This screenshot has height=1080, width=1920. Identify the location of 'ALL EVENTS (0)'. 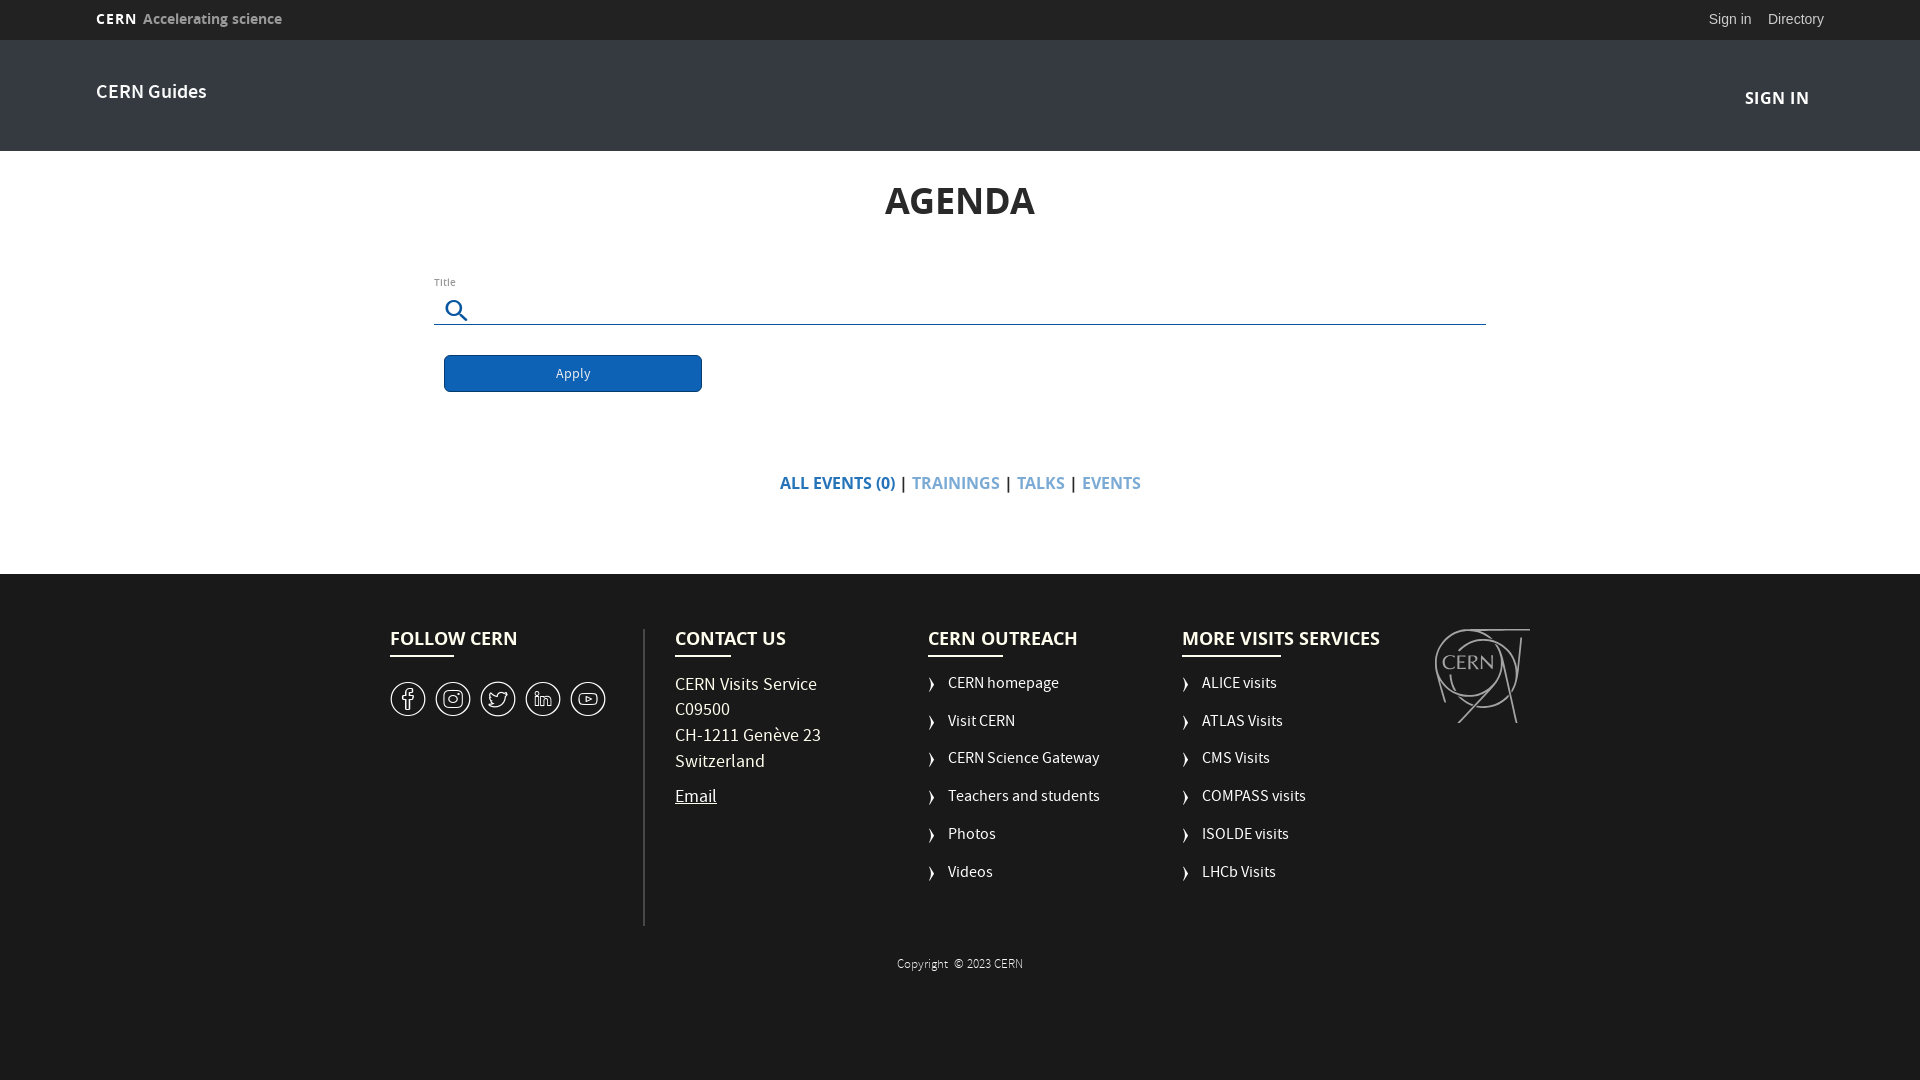
(837, 482).